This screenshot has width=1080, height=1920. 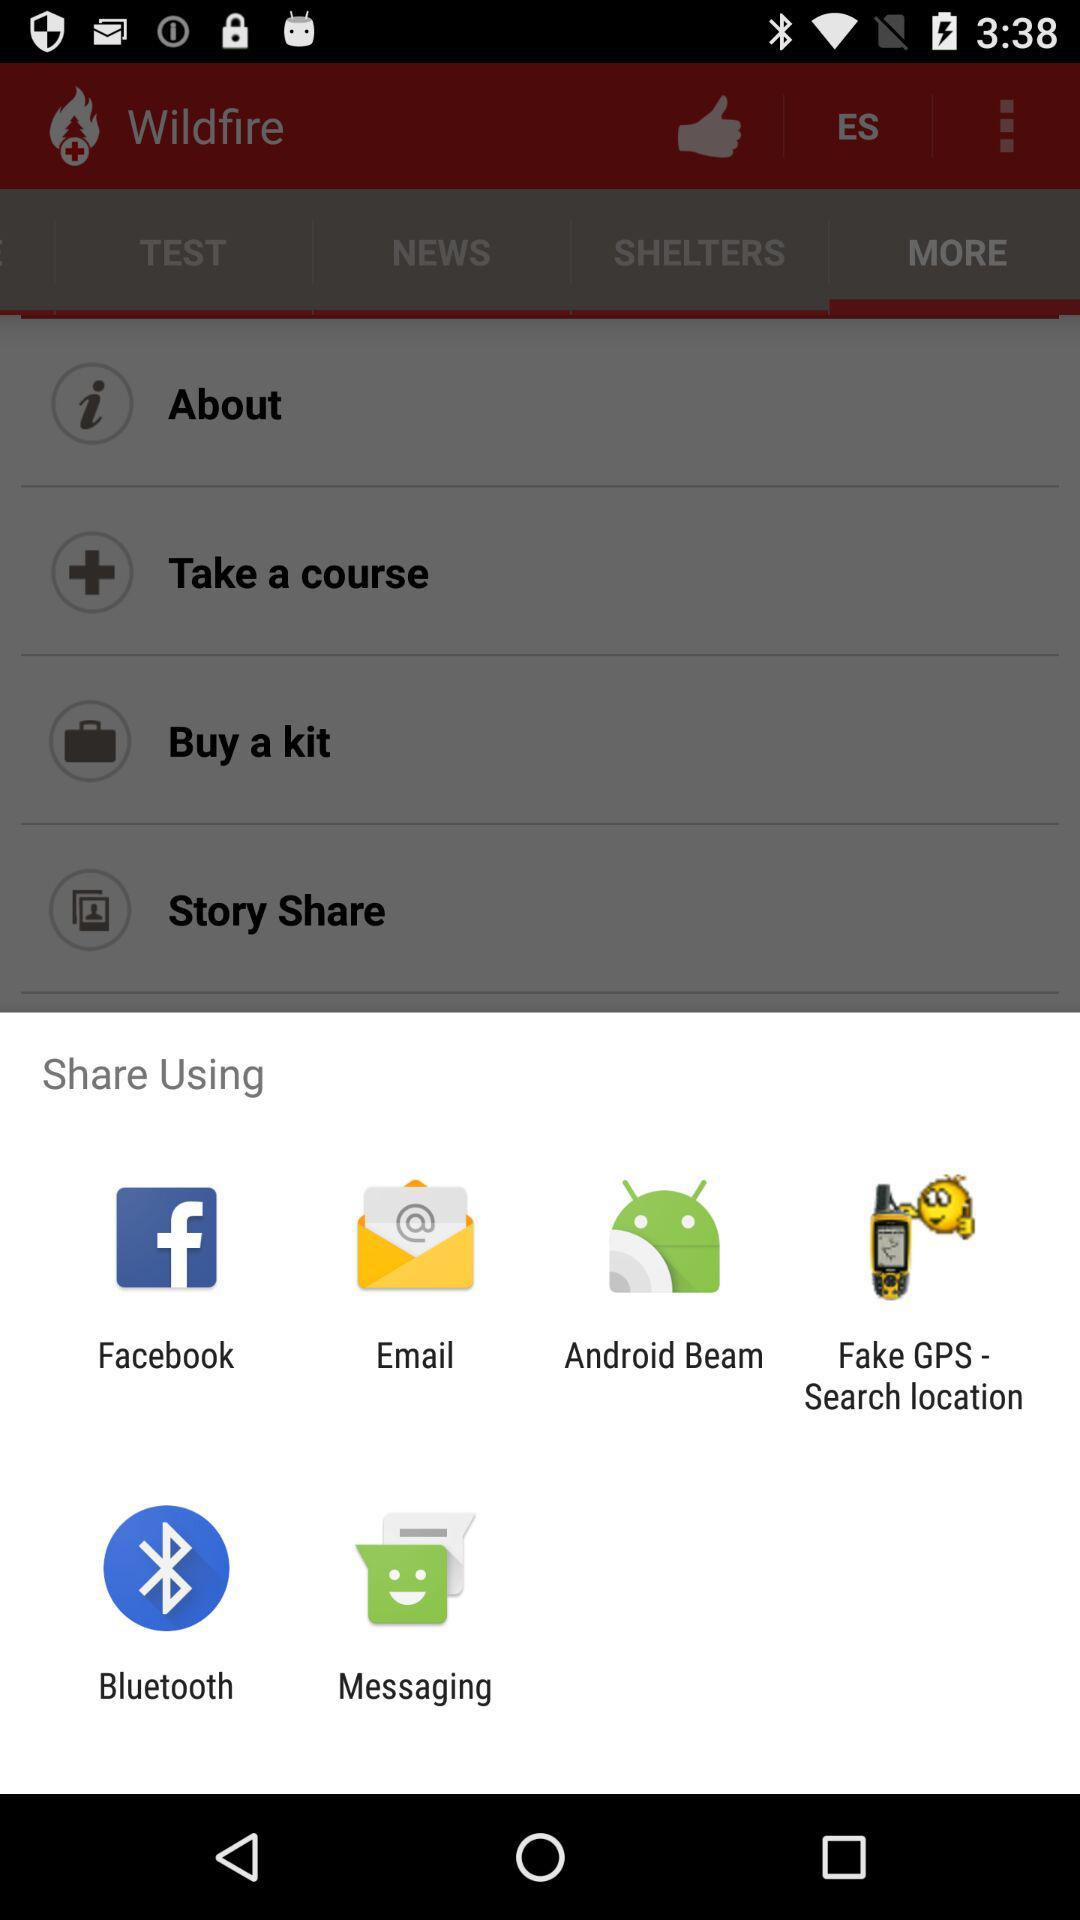 What do you see at coordinates (913, 1374) in the screenshot?
I see `icon next to the android beam app` at bounding box center [913, 1374].